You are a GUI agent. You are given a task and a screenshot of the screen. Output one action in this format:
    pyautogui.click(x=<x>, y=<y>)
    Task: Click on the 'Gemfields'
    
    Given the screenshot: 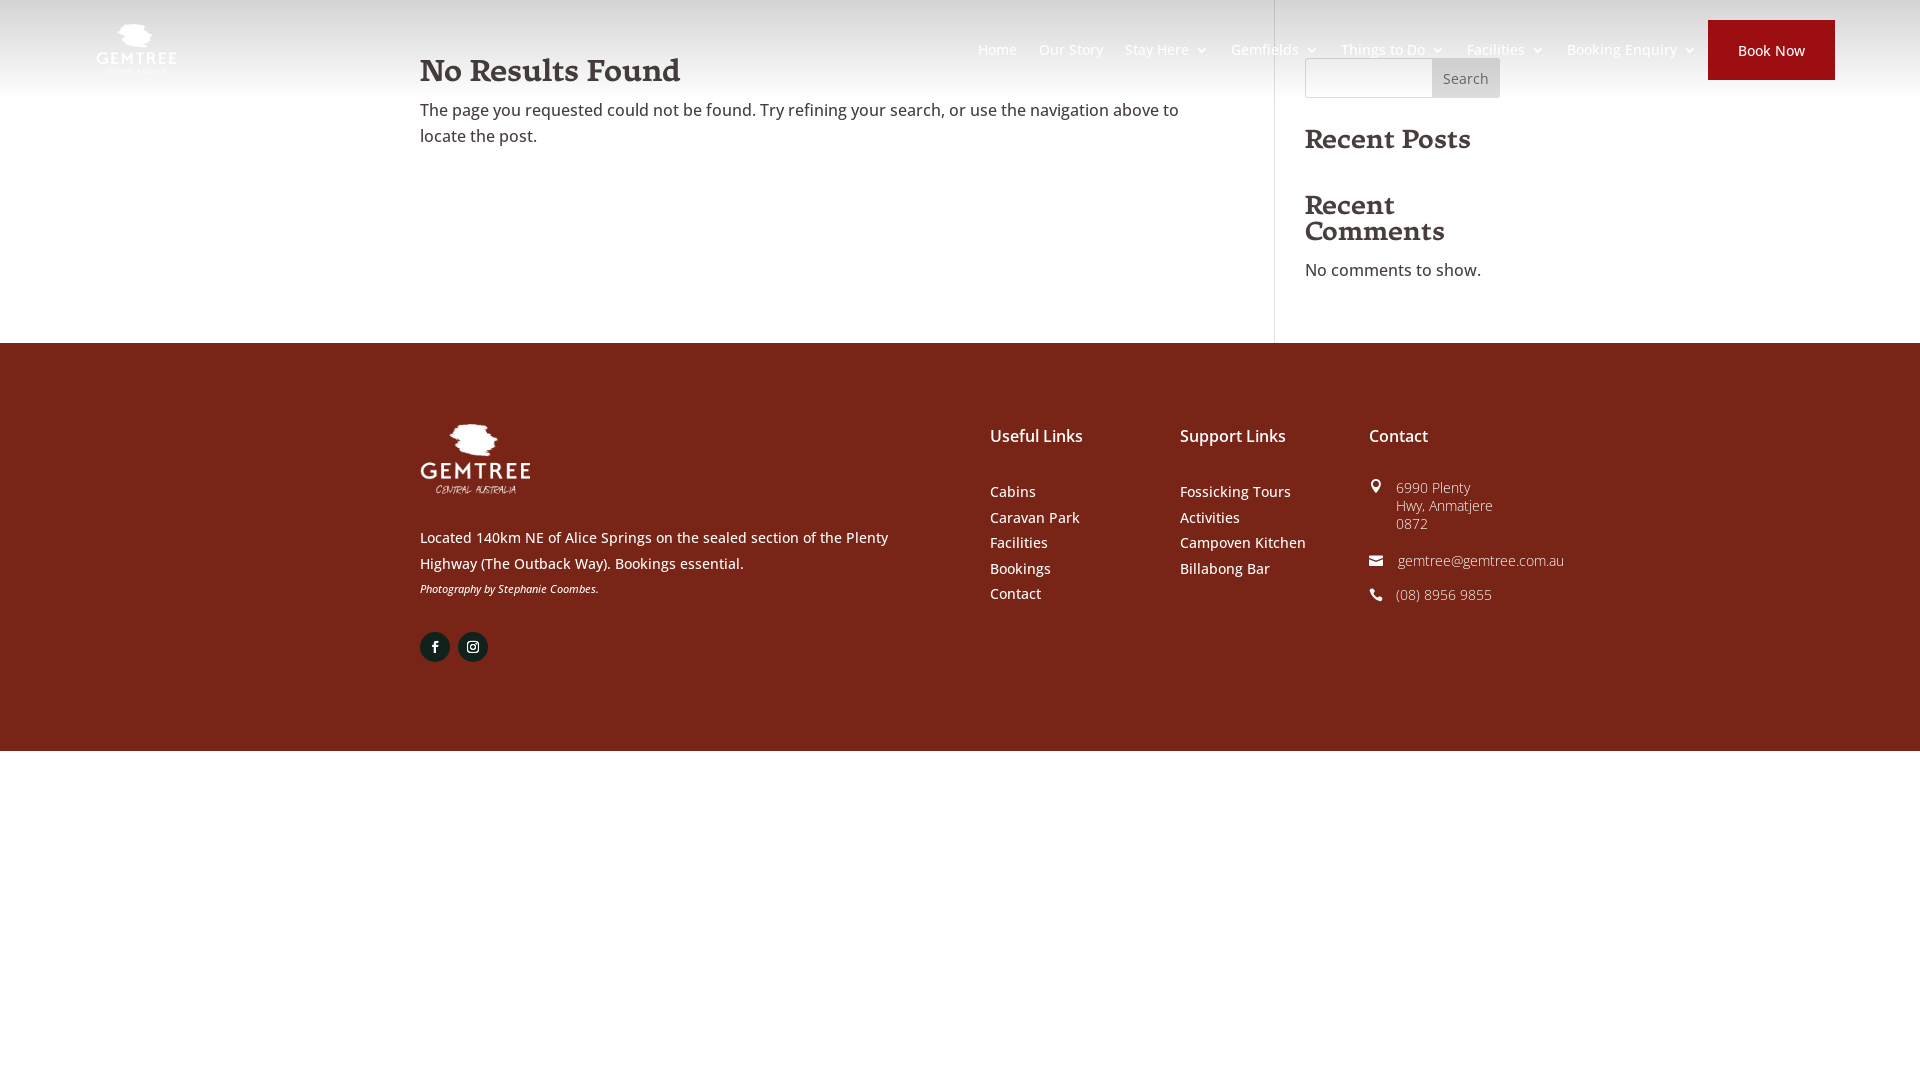 What is the action you would take?
    pyautogui.click(x=1274, y=49)
    